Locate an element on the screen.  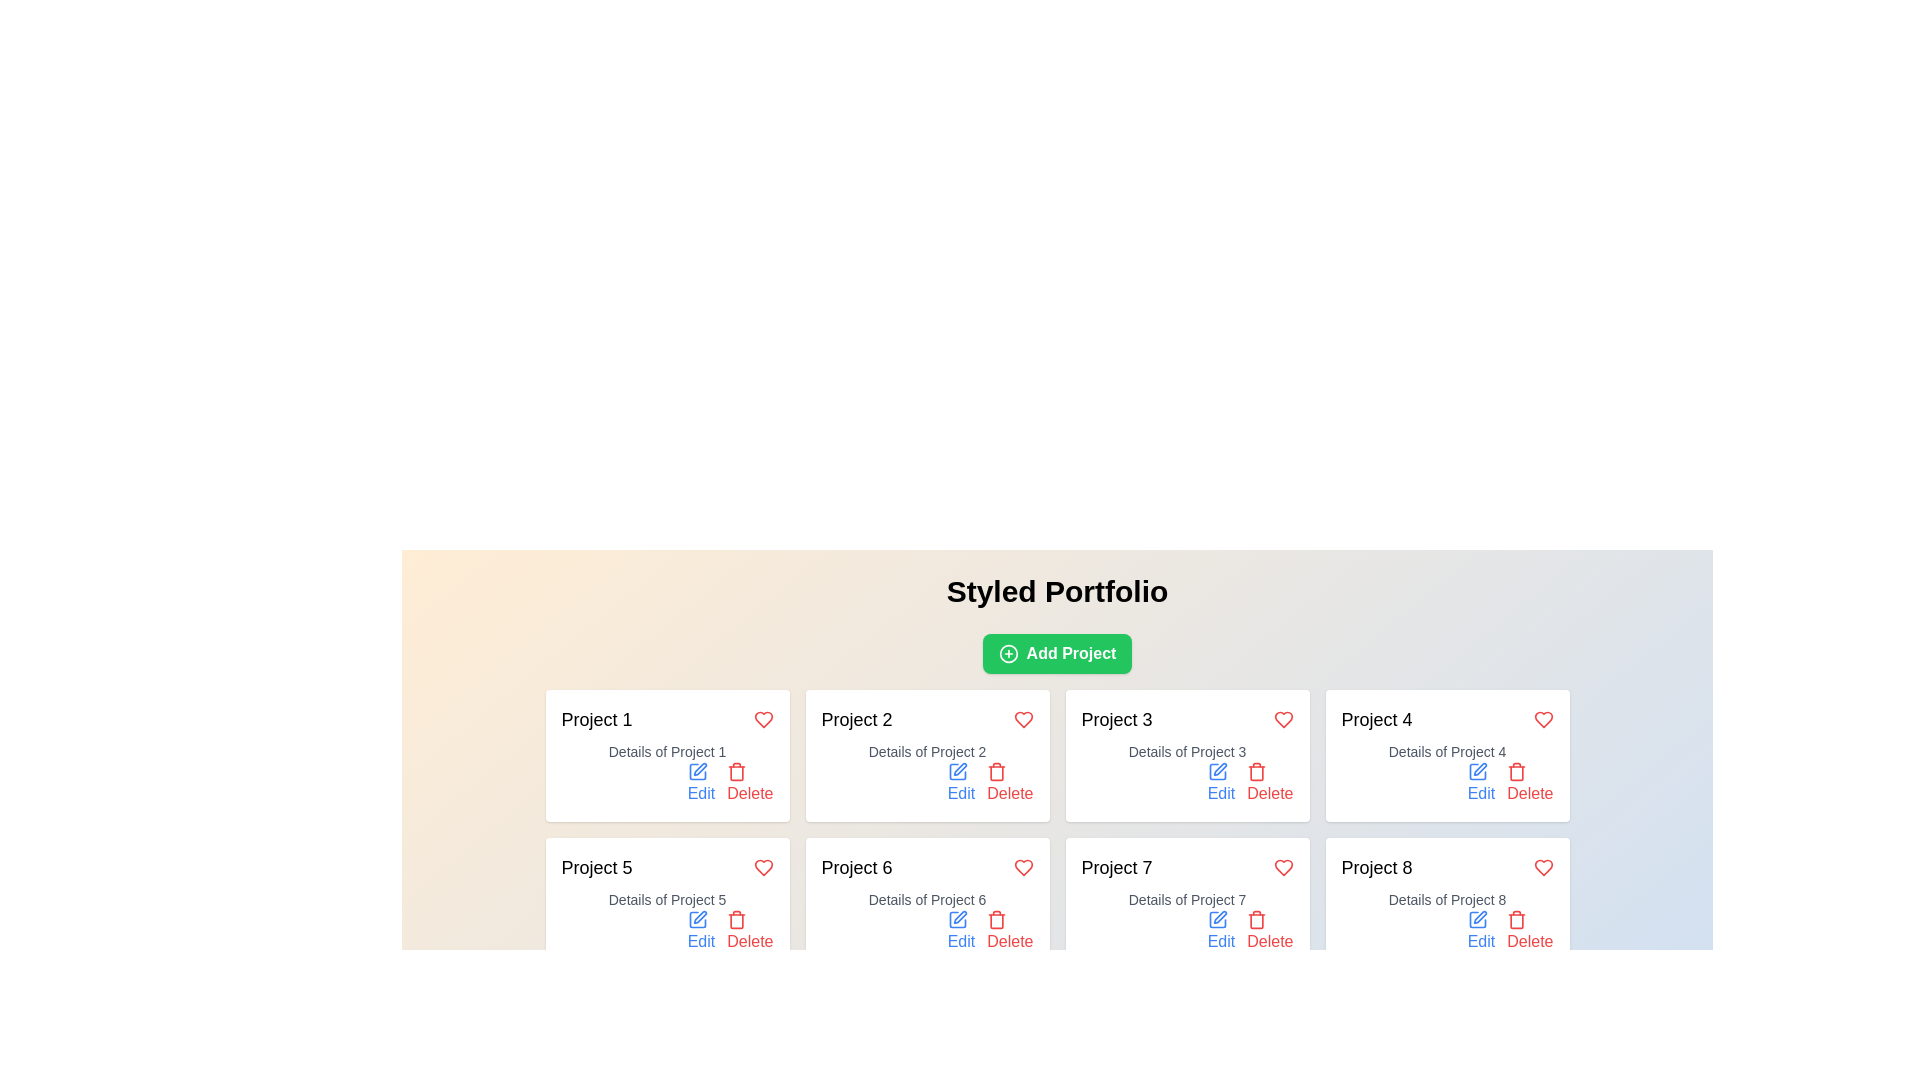
the trash can icon button located in the bottom-right corner of the Project 7 card to initiate the delete action is located at coordinates (1256, 920).